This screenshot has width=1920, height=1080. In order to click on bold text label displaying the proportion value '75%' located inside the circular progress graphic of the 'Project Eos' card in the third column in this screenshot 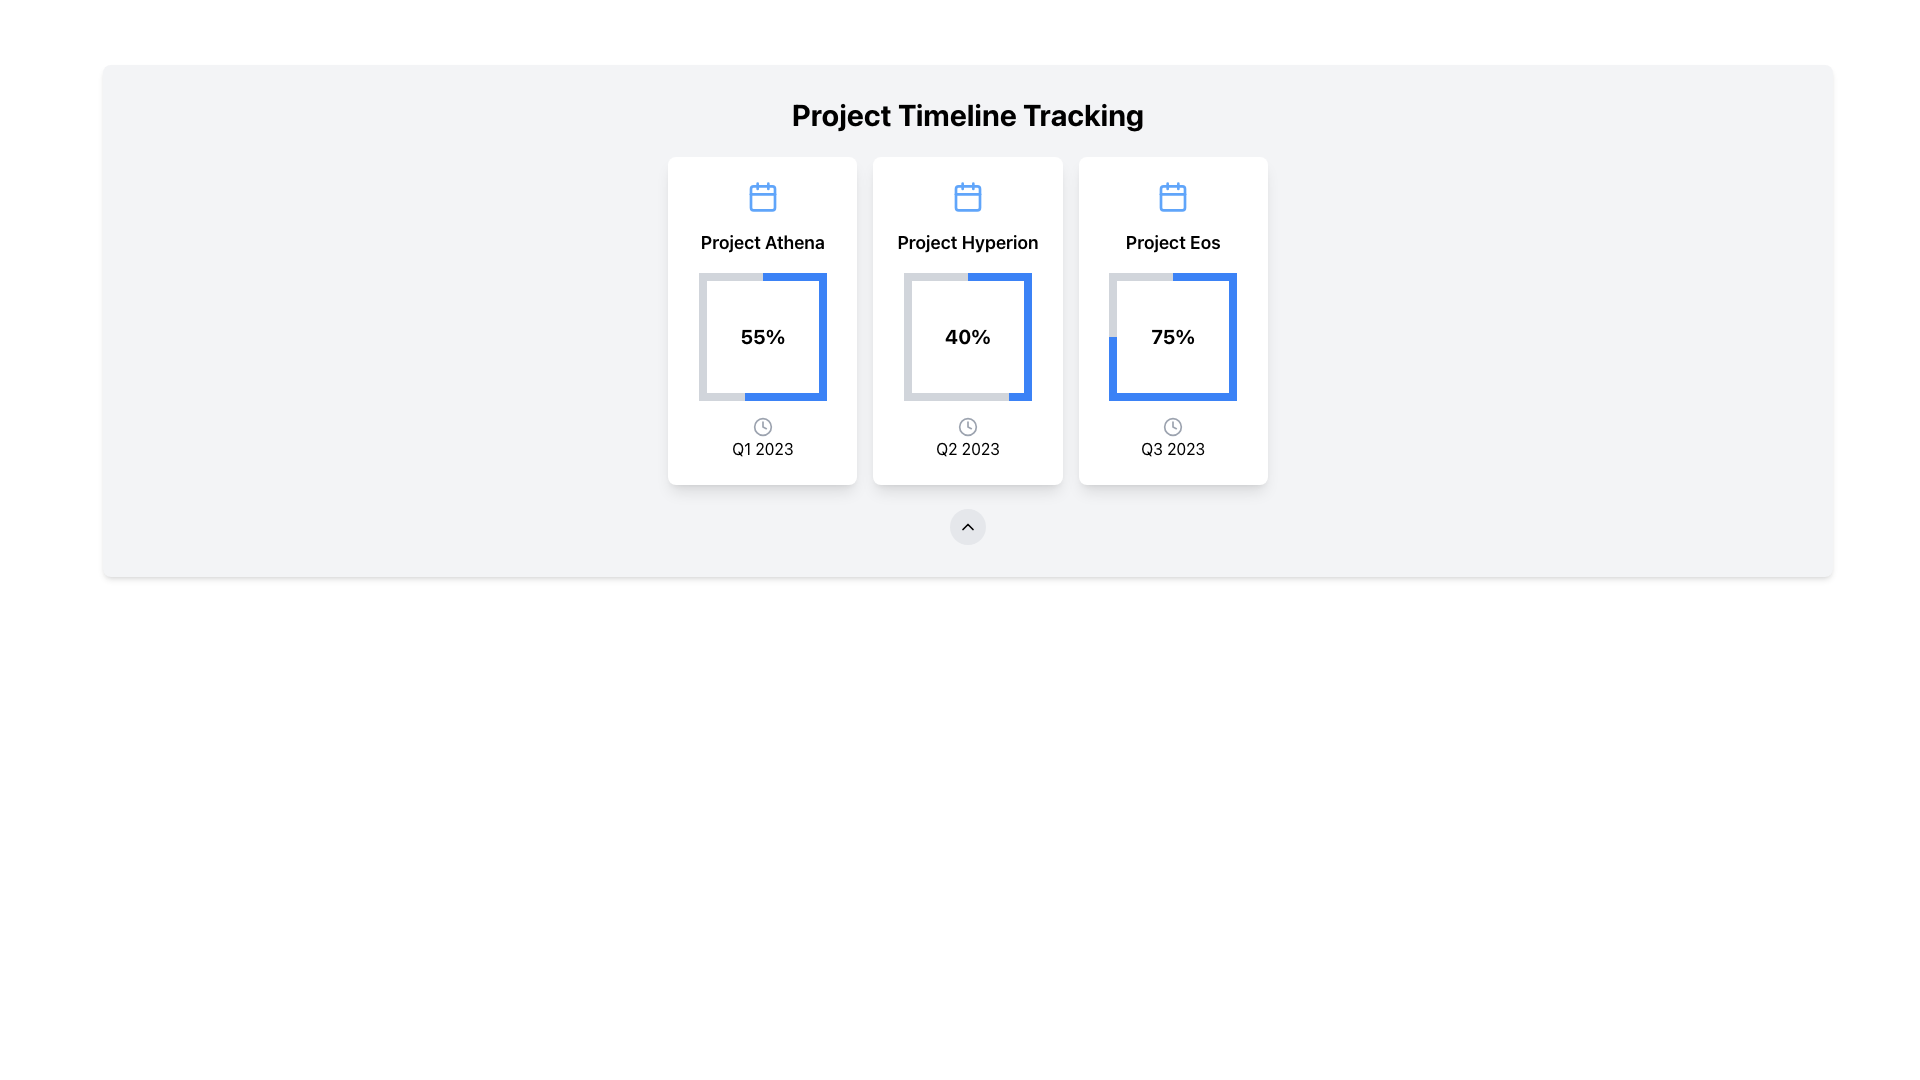, I will do `click(1173, 335)`.